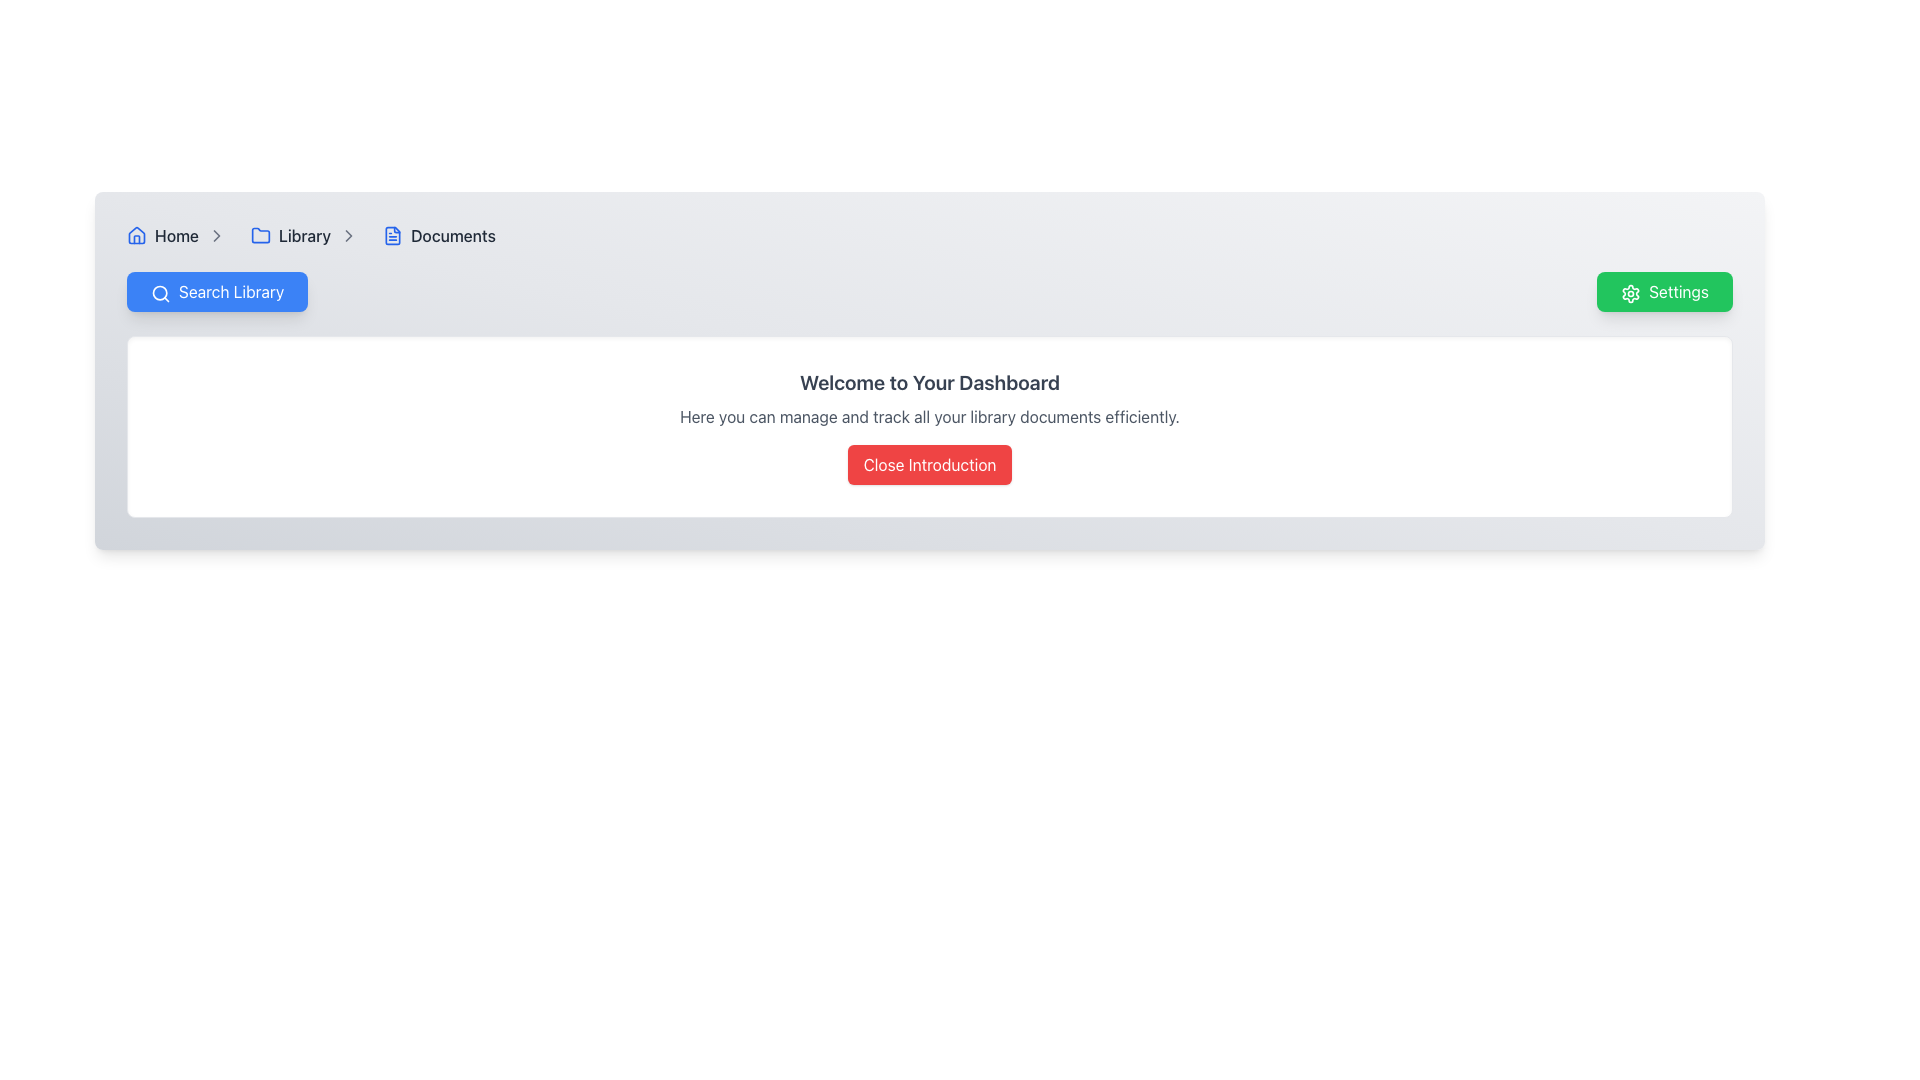  Describe the element at coordinates (216, 234) in the screenshot. I see `the second right-pointing chevron icon in the header navigation bar, located between the 'Home' and 'Library' texts` at that location.